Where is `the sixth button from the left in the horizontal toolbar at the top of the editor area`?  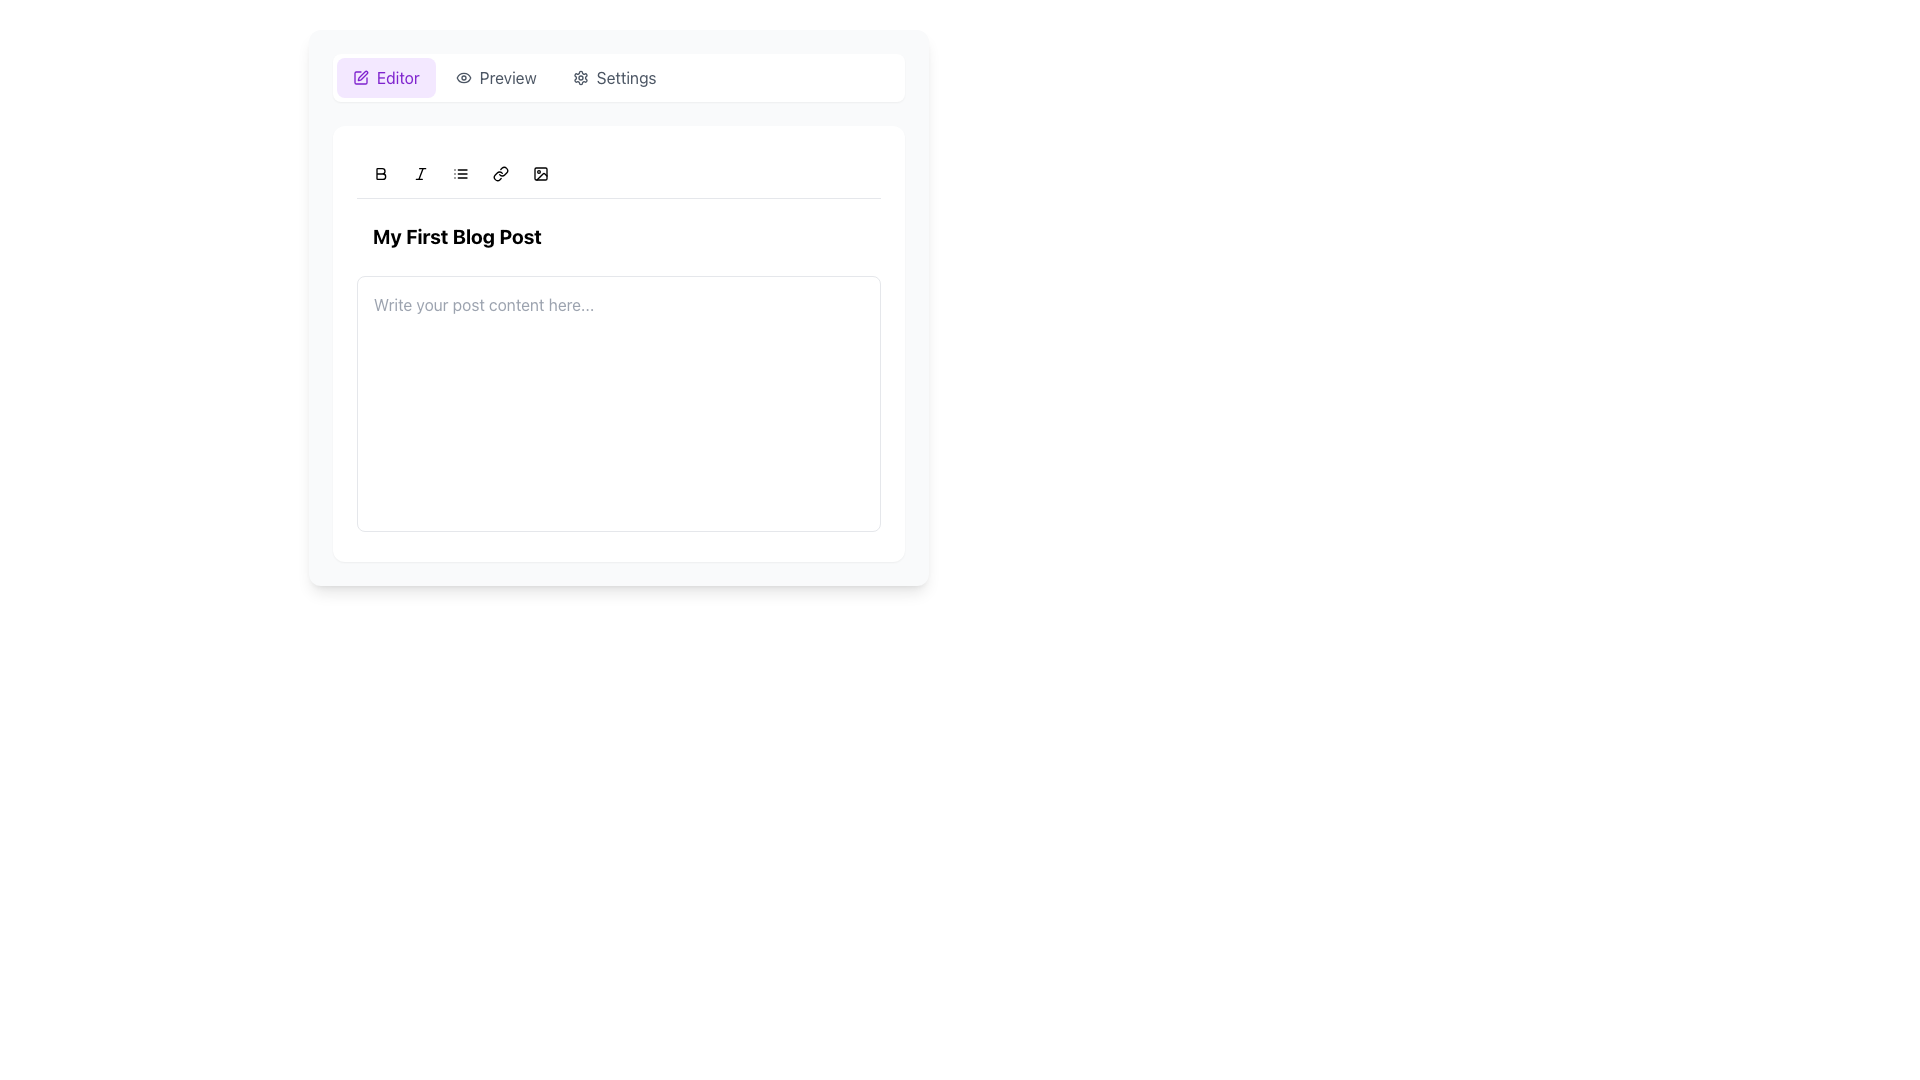 the sixth button from the left in the horizontal toolbar at the top of the editor area is located at coordinates (541, 172).